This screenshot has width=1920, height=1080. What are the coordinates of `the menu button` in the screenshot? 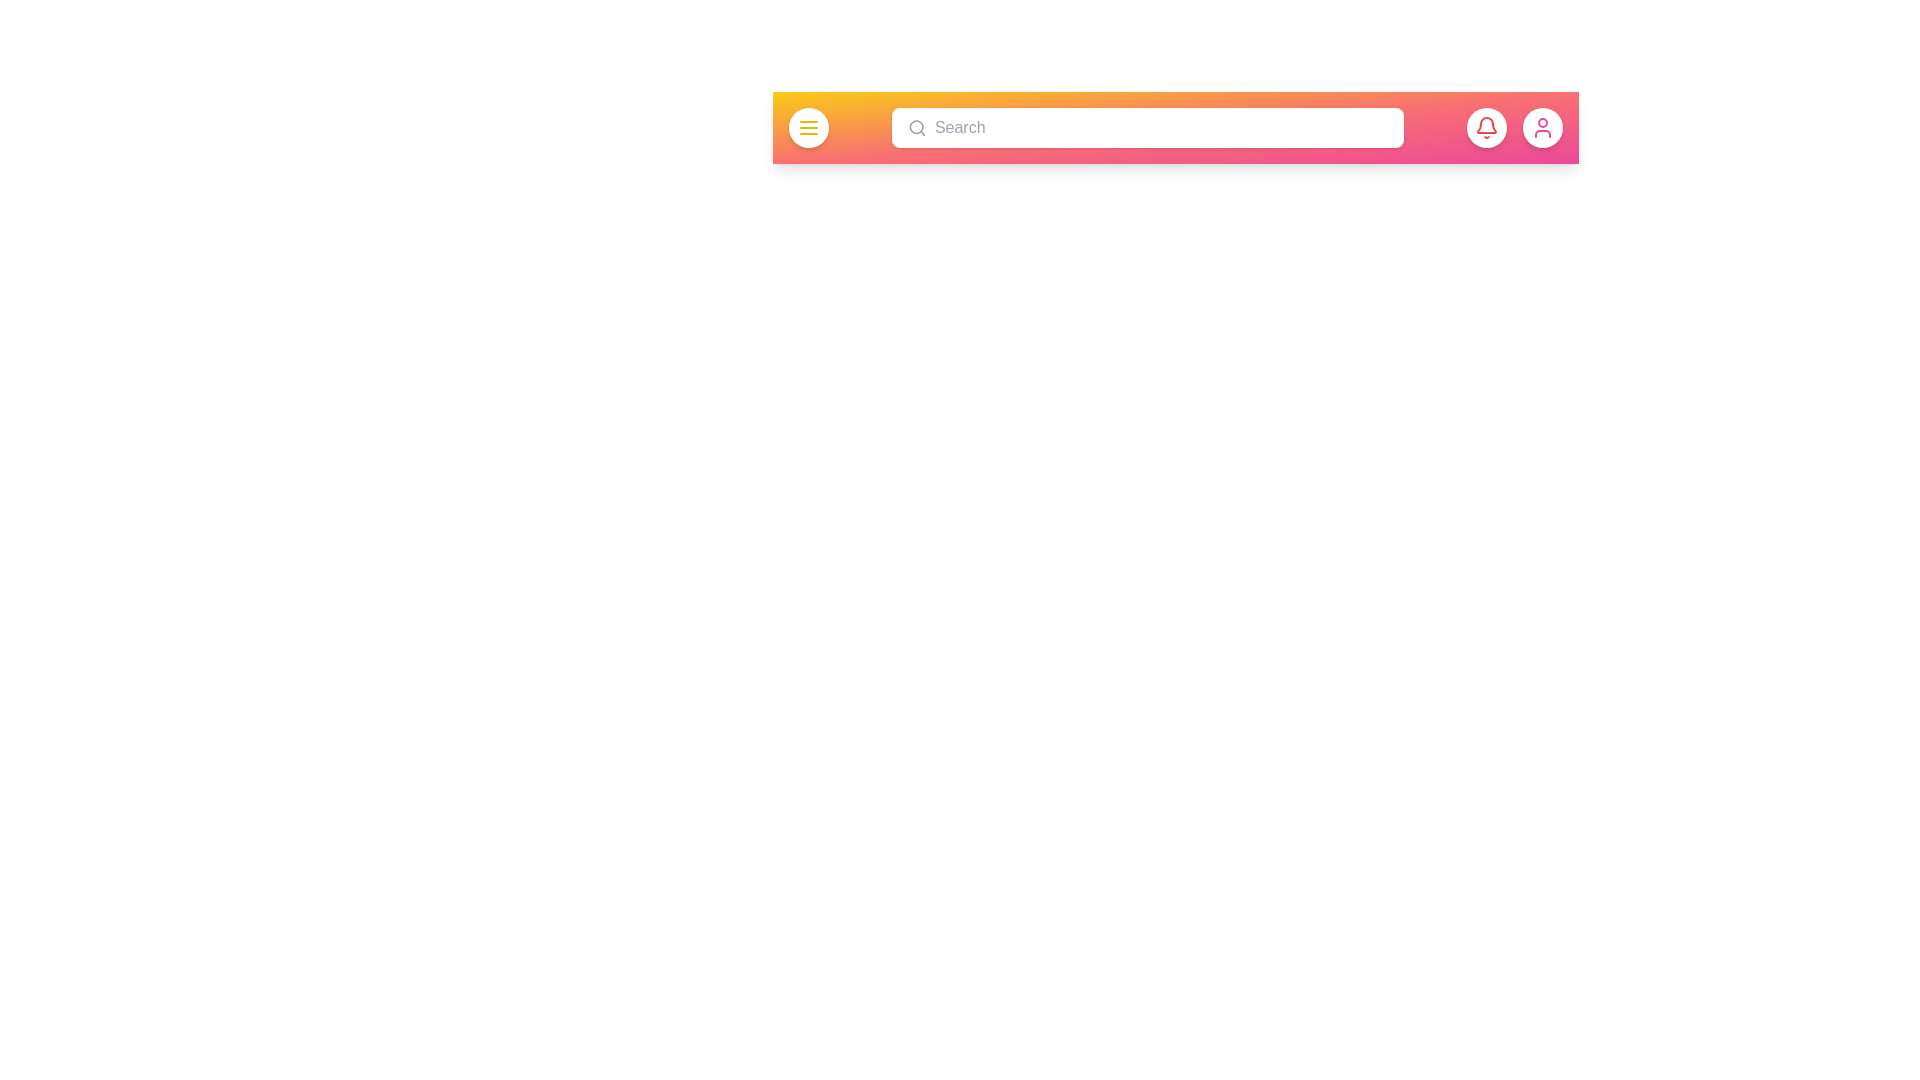 It's located at (809, 127).